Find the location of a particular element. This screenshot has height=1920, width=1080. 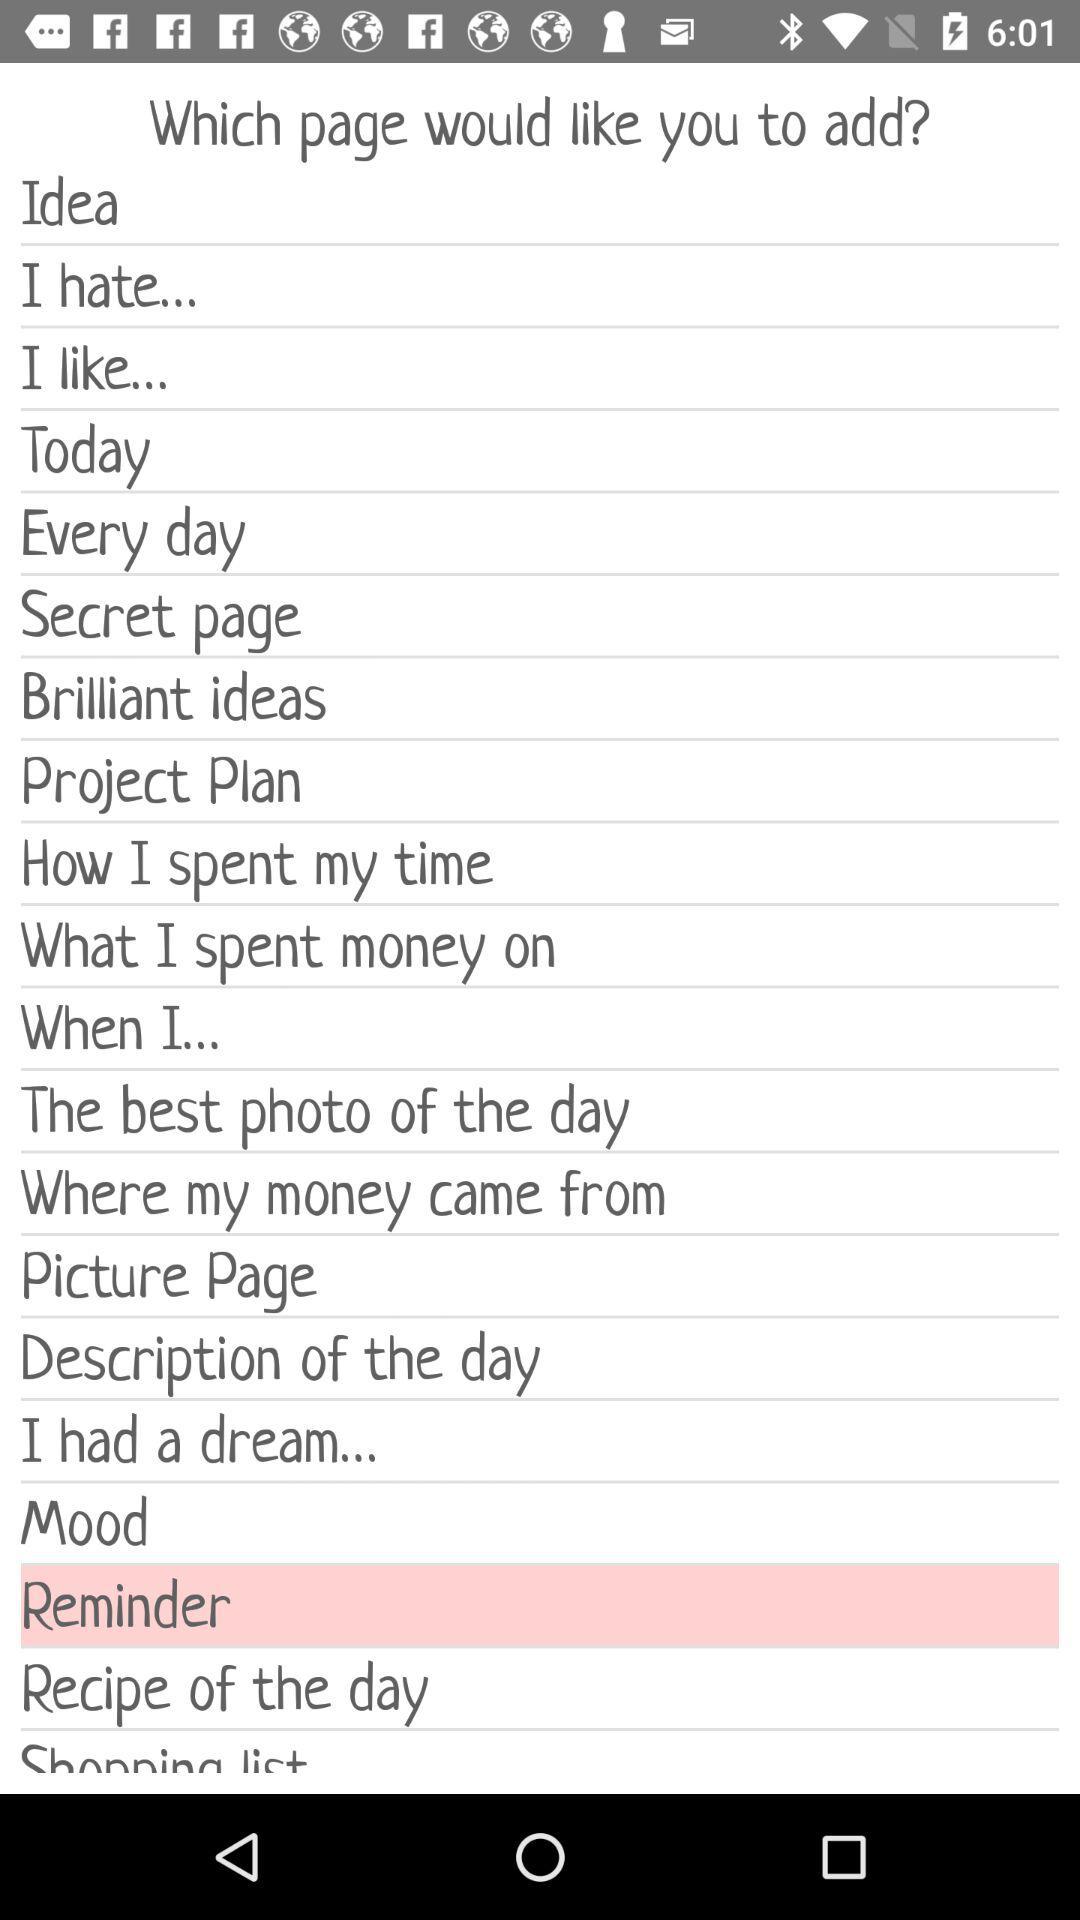

item below the which page would item is located at coordinates (540, 203).